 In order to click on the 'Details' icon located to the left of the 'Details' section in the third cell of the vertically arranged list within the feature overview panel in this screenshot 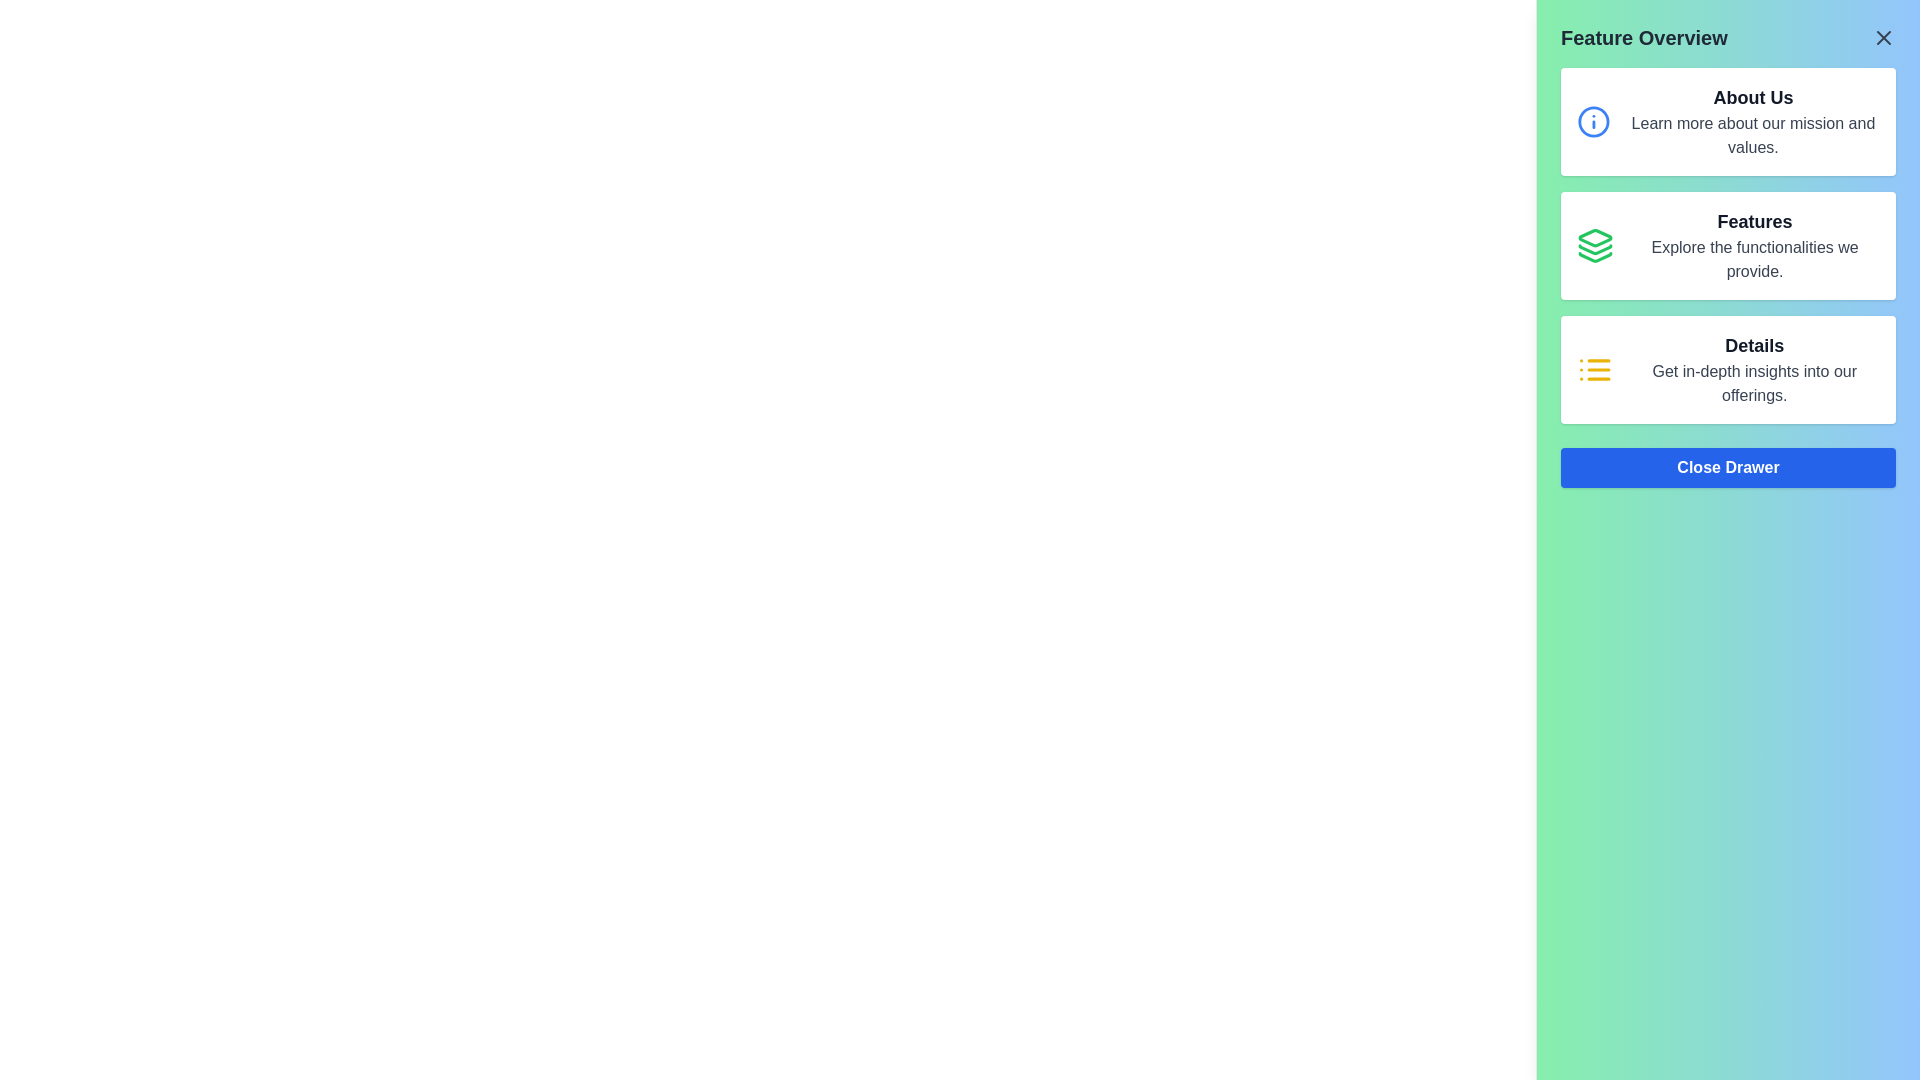, I will do `click(1594, 370)`.